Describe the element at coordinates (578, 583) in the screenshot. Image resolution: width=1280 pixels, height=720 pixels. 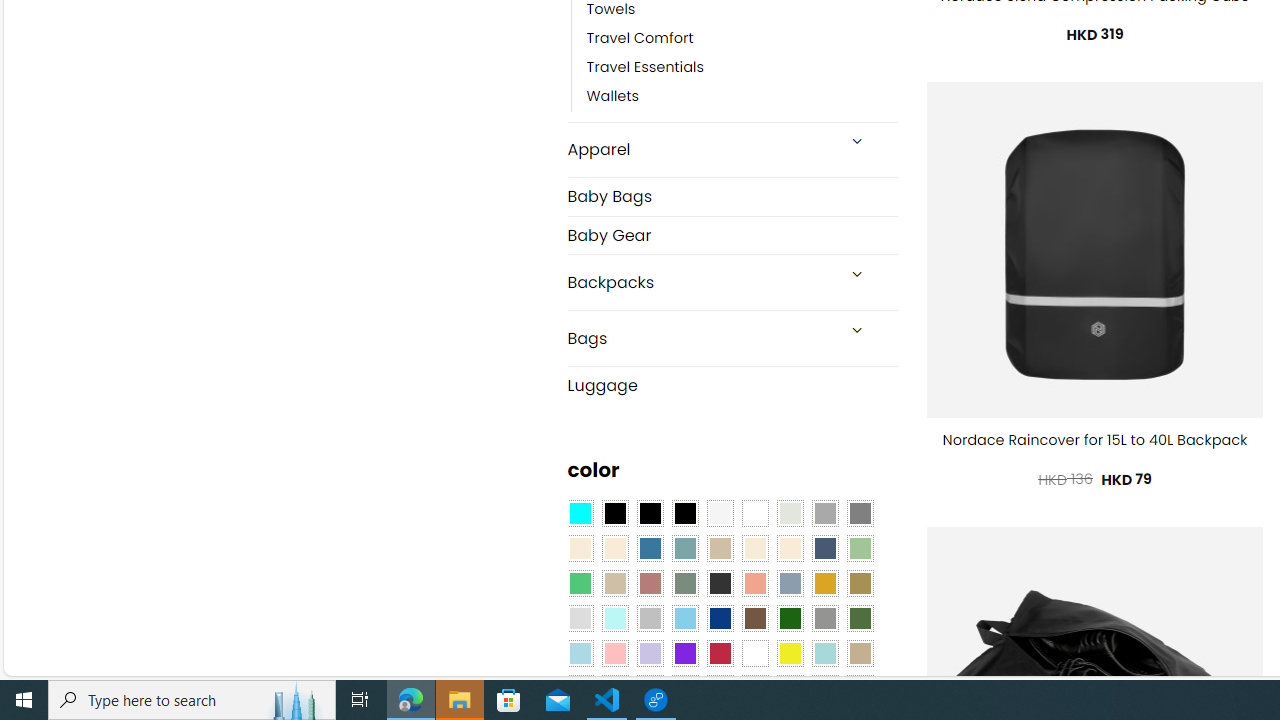
I see `'Emerald Green'` at that location.